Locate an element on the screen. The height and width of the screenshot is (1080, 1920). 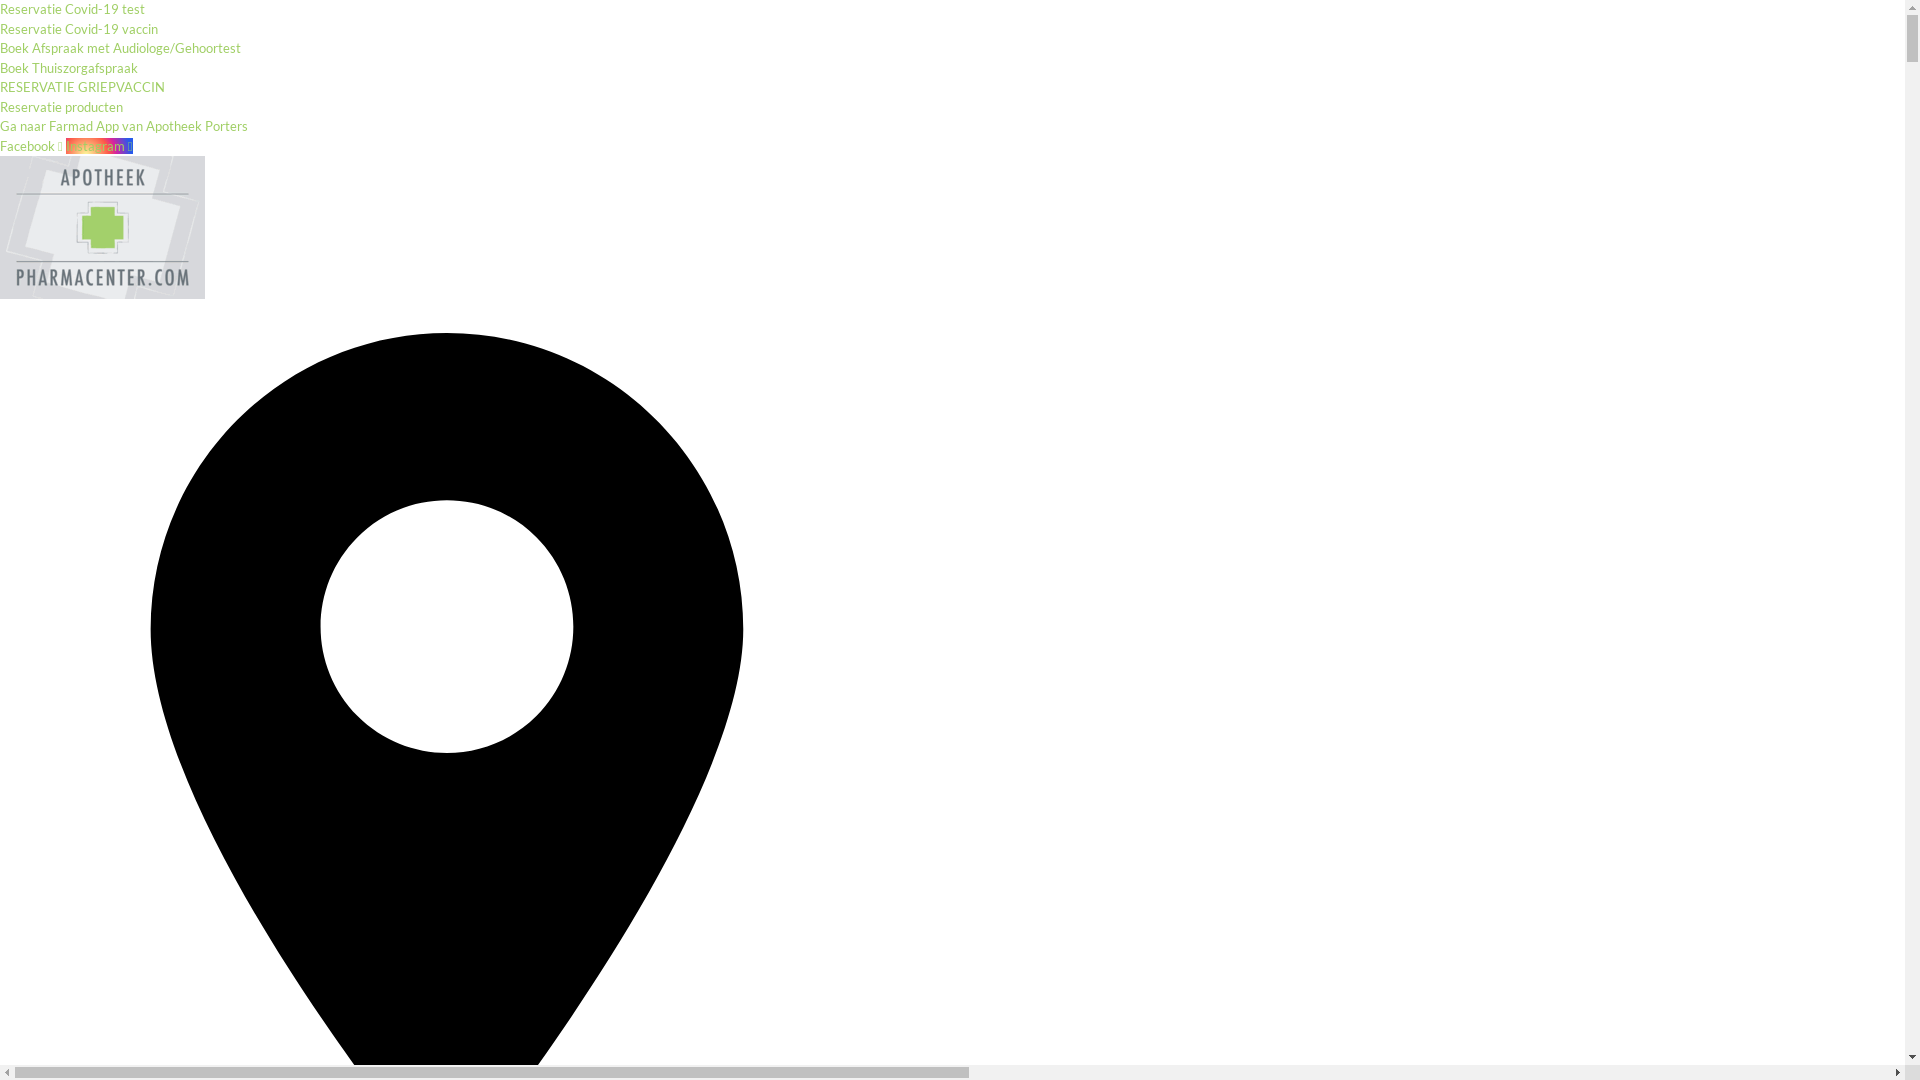
'Reservatie Covid-19 test' is located at coordinates (72, 8).